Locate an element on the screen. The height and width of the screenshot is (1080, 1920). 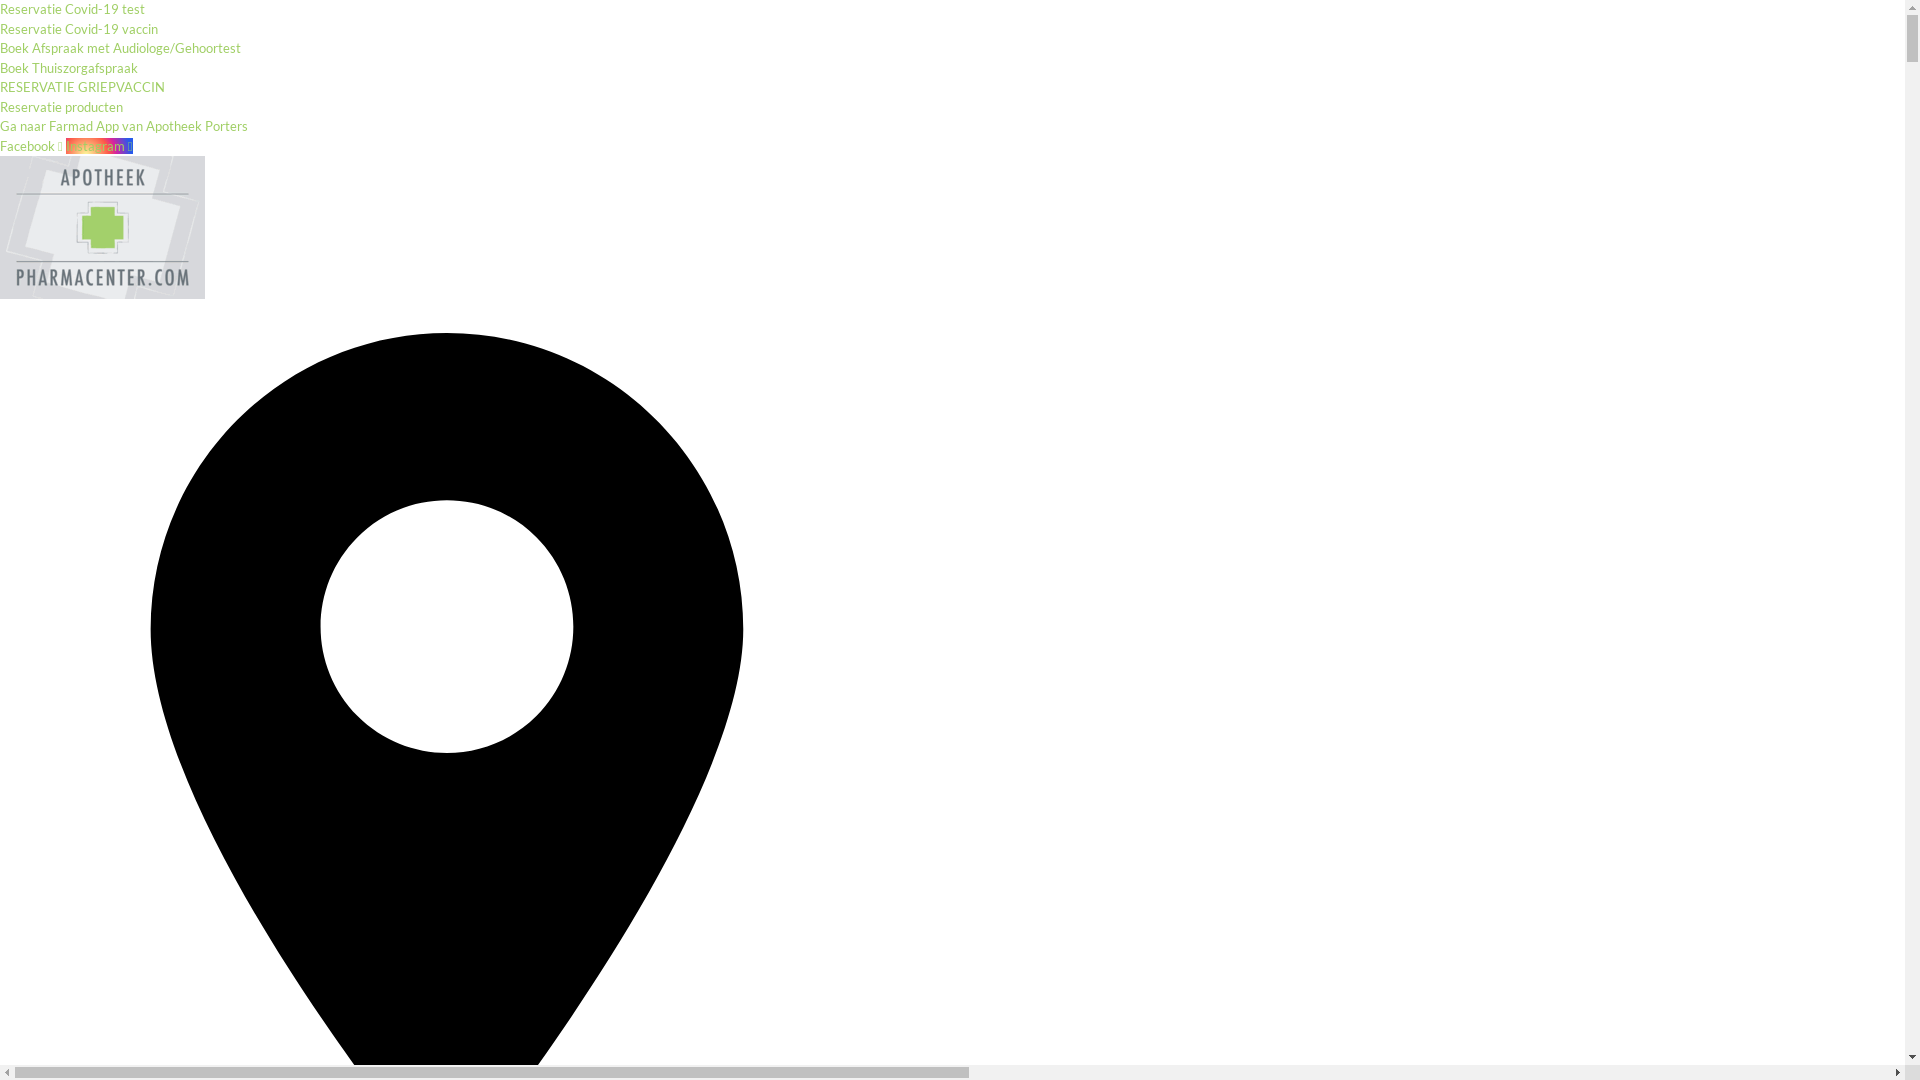
'Reservatie Covid-19 test' is located at coordinates (72, 8).